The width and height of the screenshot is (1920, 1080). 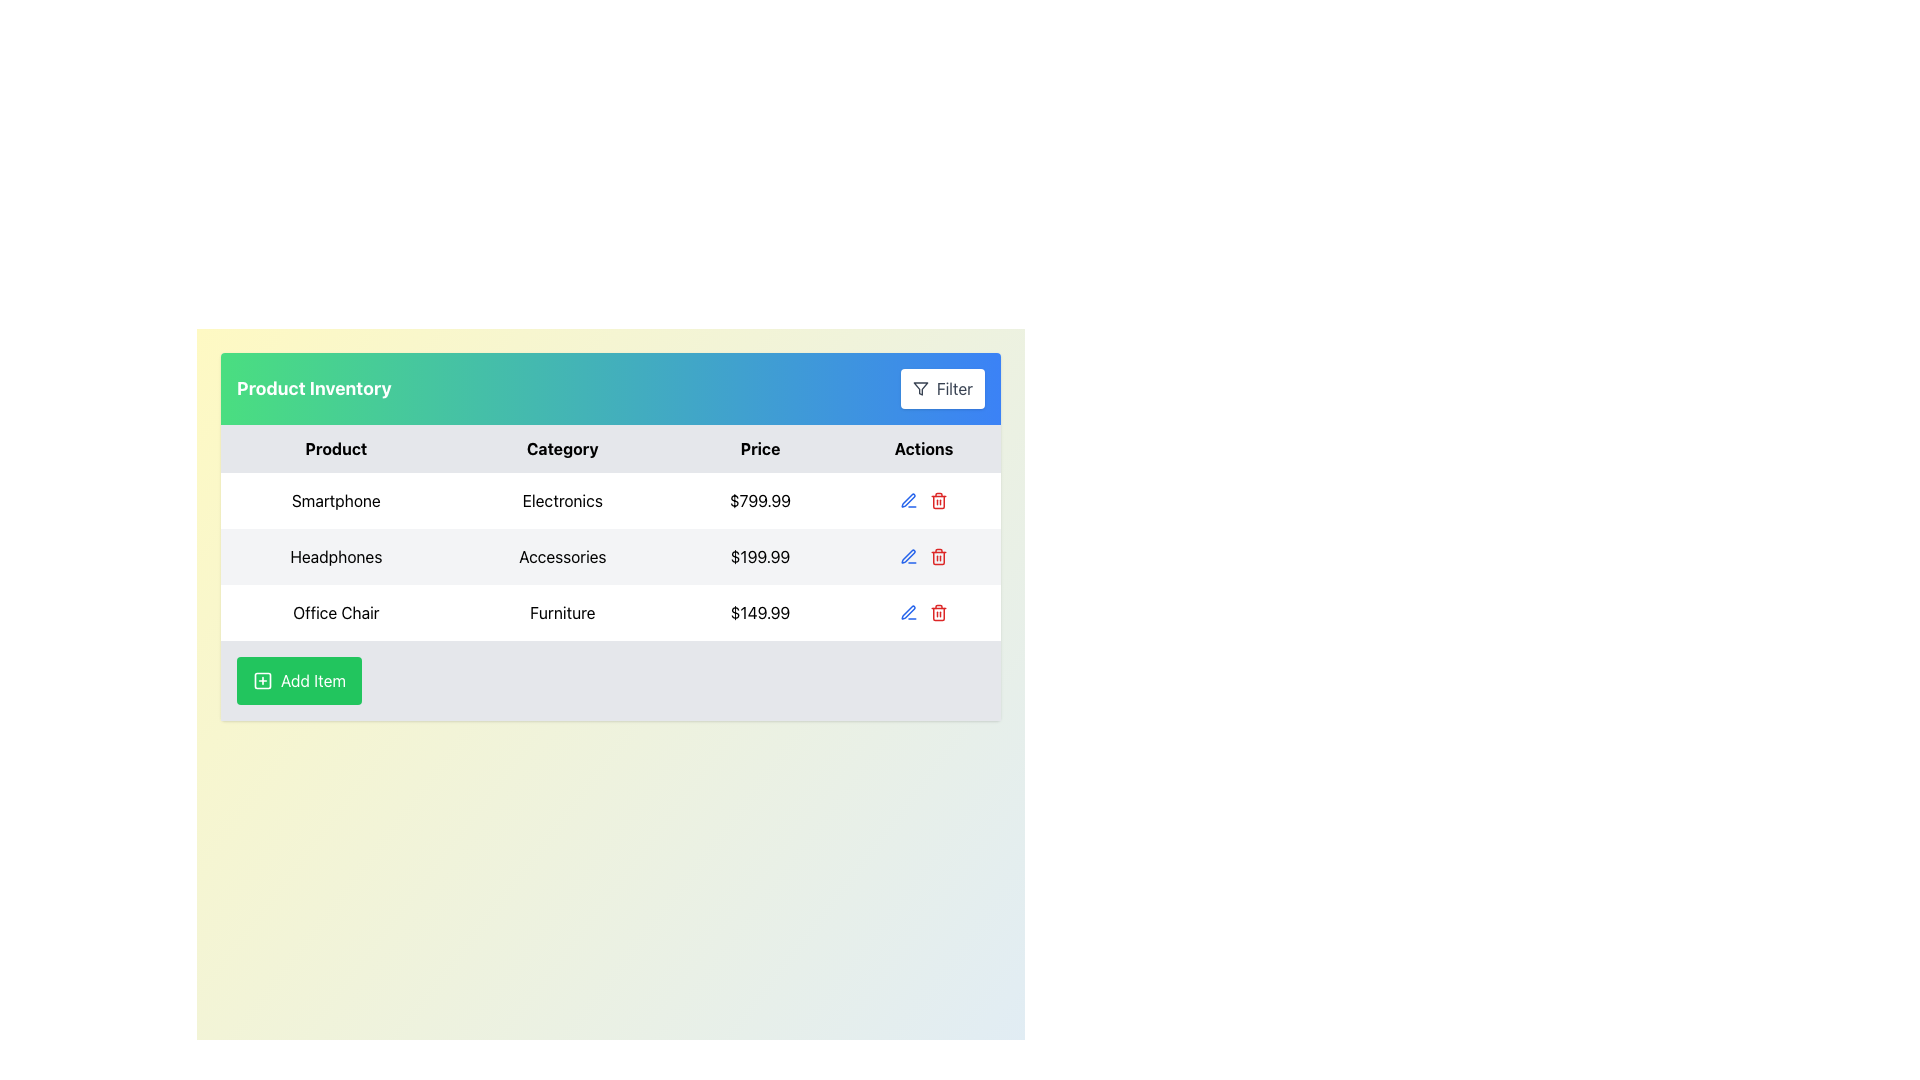 What do you see at coordinates (336, 556) in the screenshot?
I see `text content of the label displaying the product name 'Headphones', located in the second row of the table under the 'Product' column` at bounding box center [336, 556].